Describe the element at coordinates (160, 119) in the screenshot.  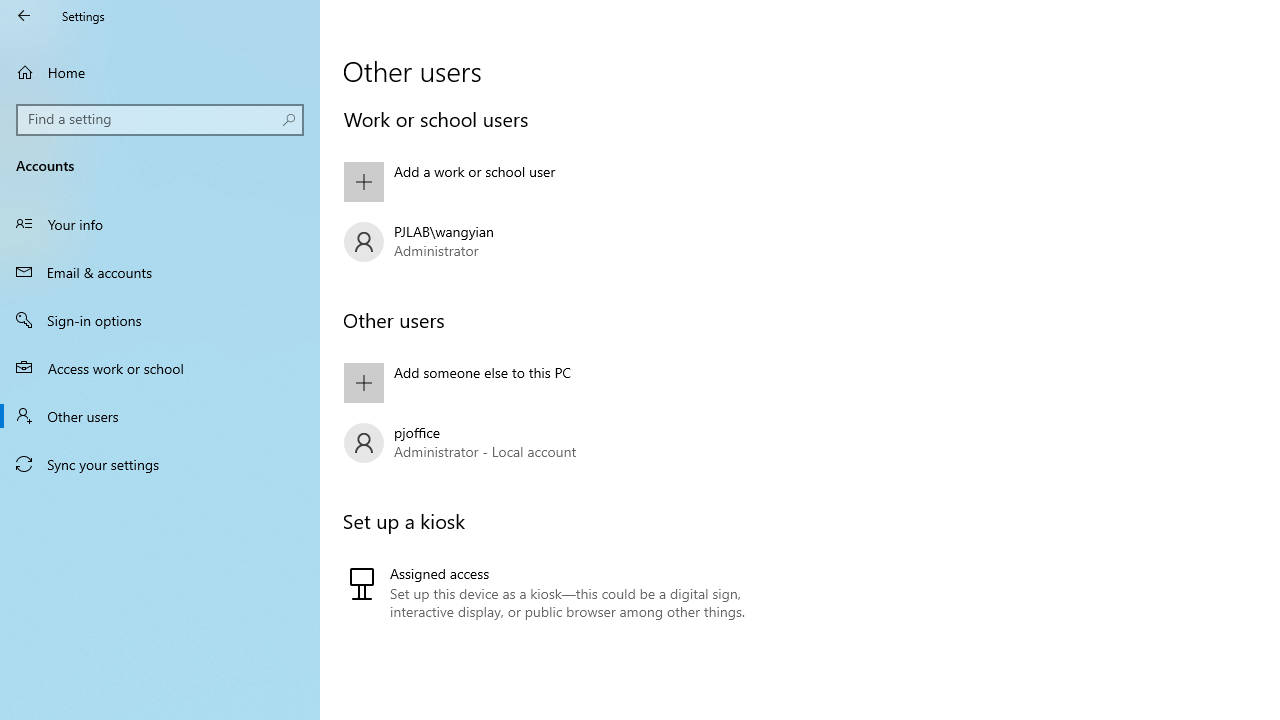
I see `'Search box, Find a setting'` at that location.